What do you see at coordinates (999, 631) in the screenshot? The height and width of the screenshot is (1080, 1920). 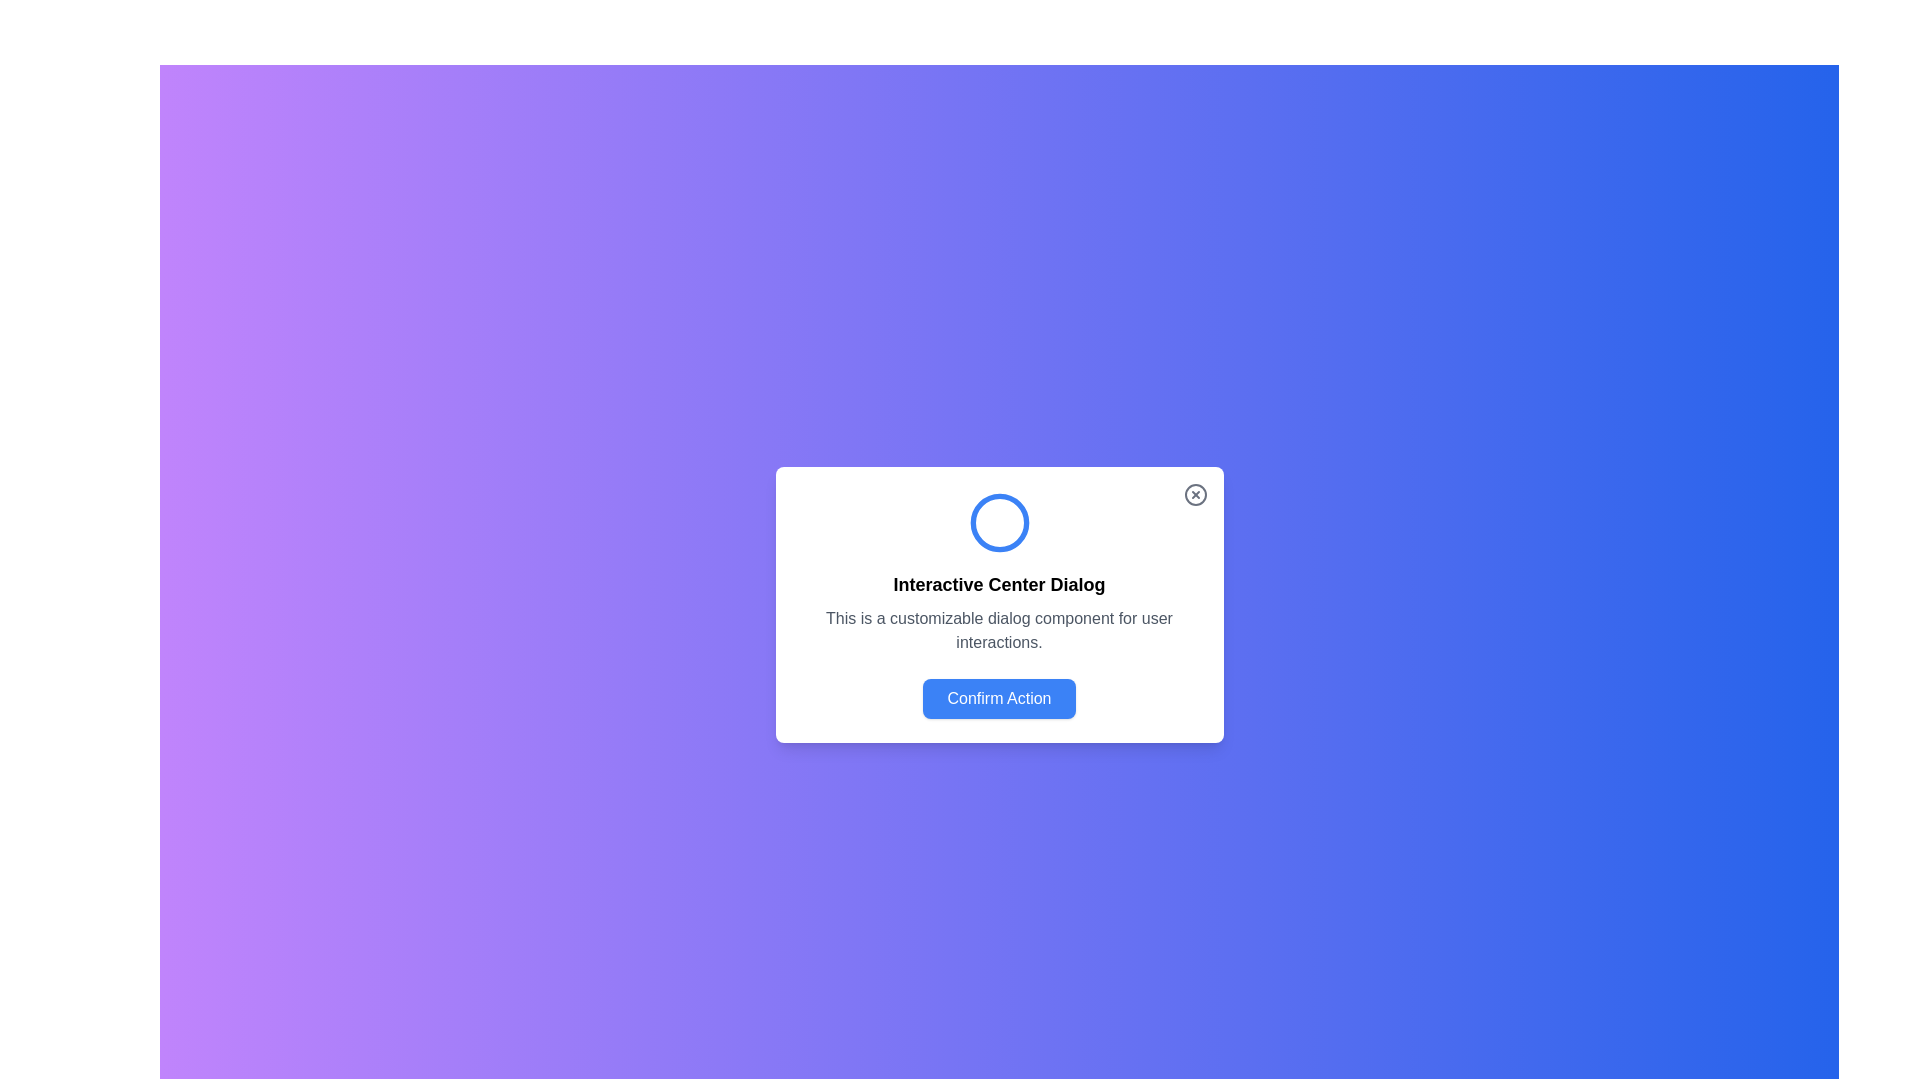 I see `the text label that says 'This is a customizable dialog component for user interactions.' which is centered in the dialog, located below the title 'Interactive Center Dialog' and above the button 'Confirm Action.'` at bounding box center [999, 631].